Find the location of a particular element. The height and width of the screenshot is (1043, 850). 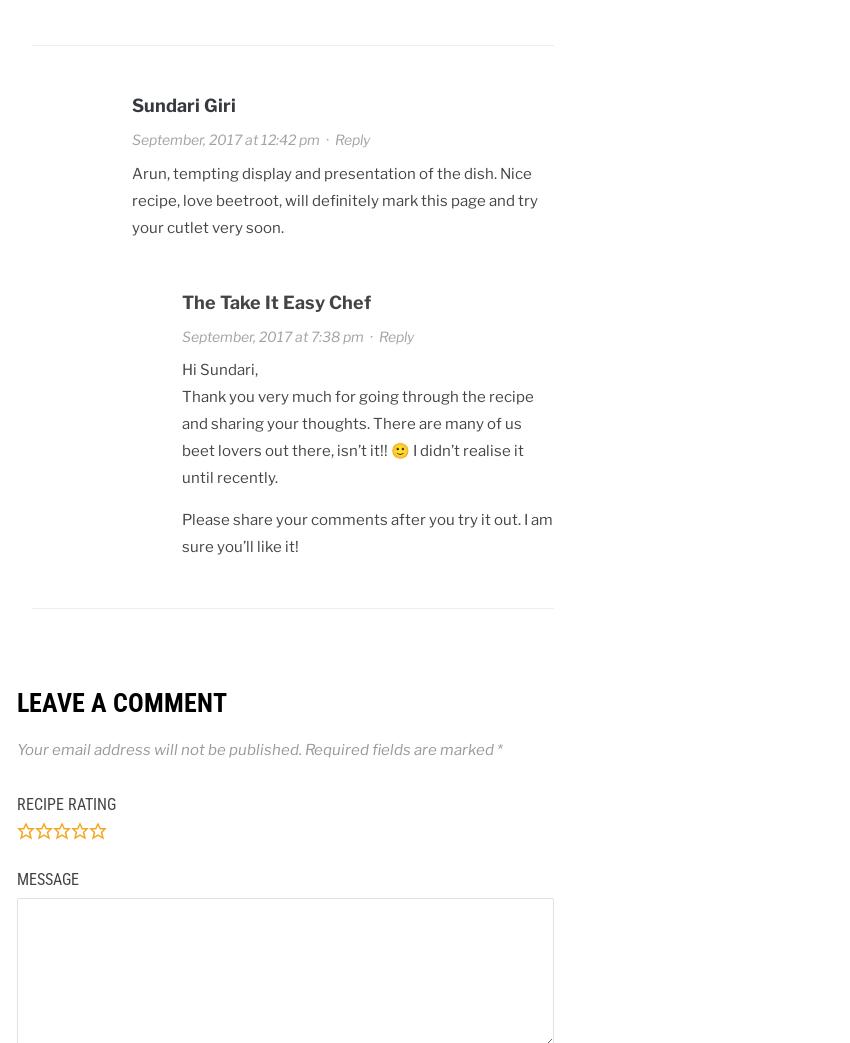

'Required fields are marked' is located at coordinates (401, 747).